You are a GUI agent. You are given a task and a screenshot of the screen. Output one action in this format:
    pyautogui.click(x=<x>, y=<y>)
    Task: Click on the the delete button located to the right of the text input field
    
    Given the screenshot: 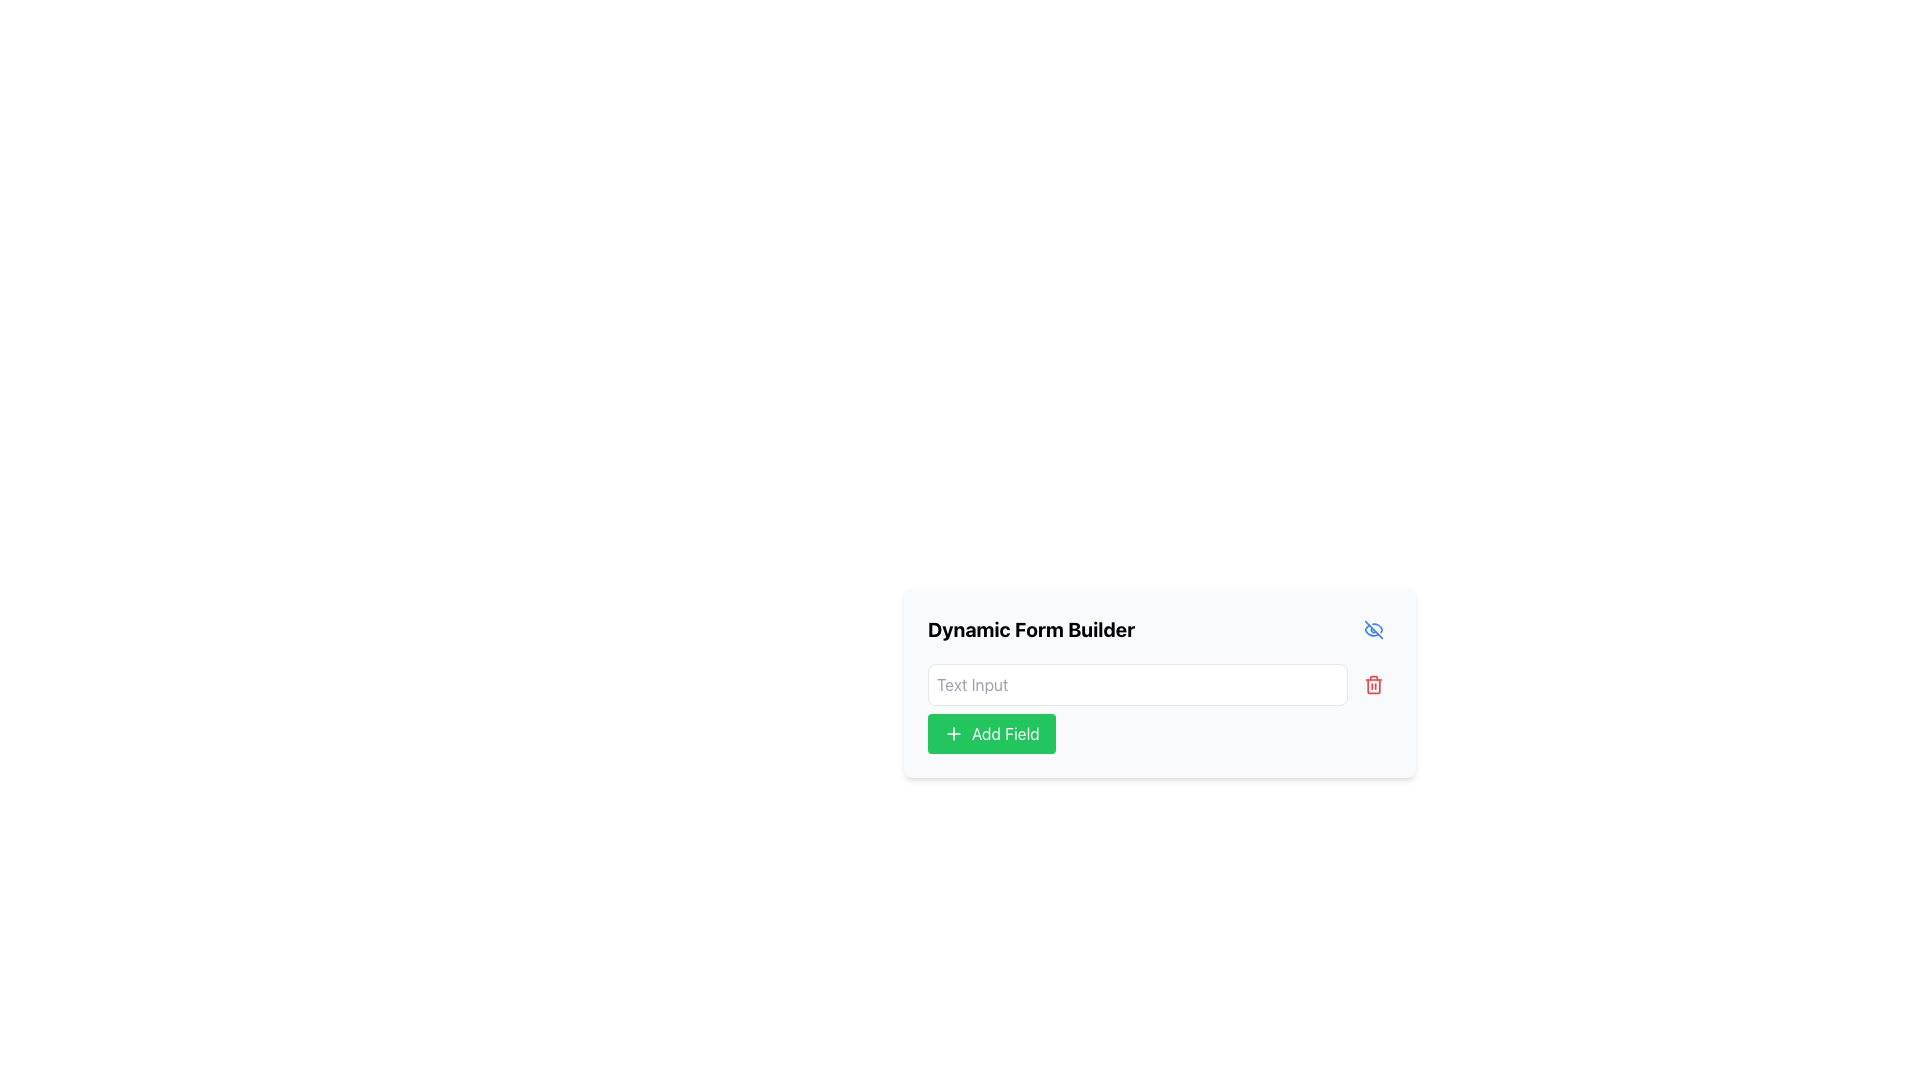 What is the action you would take?
    pyautogui.click(x=1372, y=684)
    